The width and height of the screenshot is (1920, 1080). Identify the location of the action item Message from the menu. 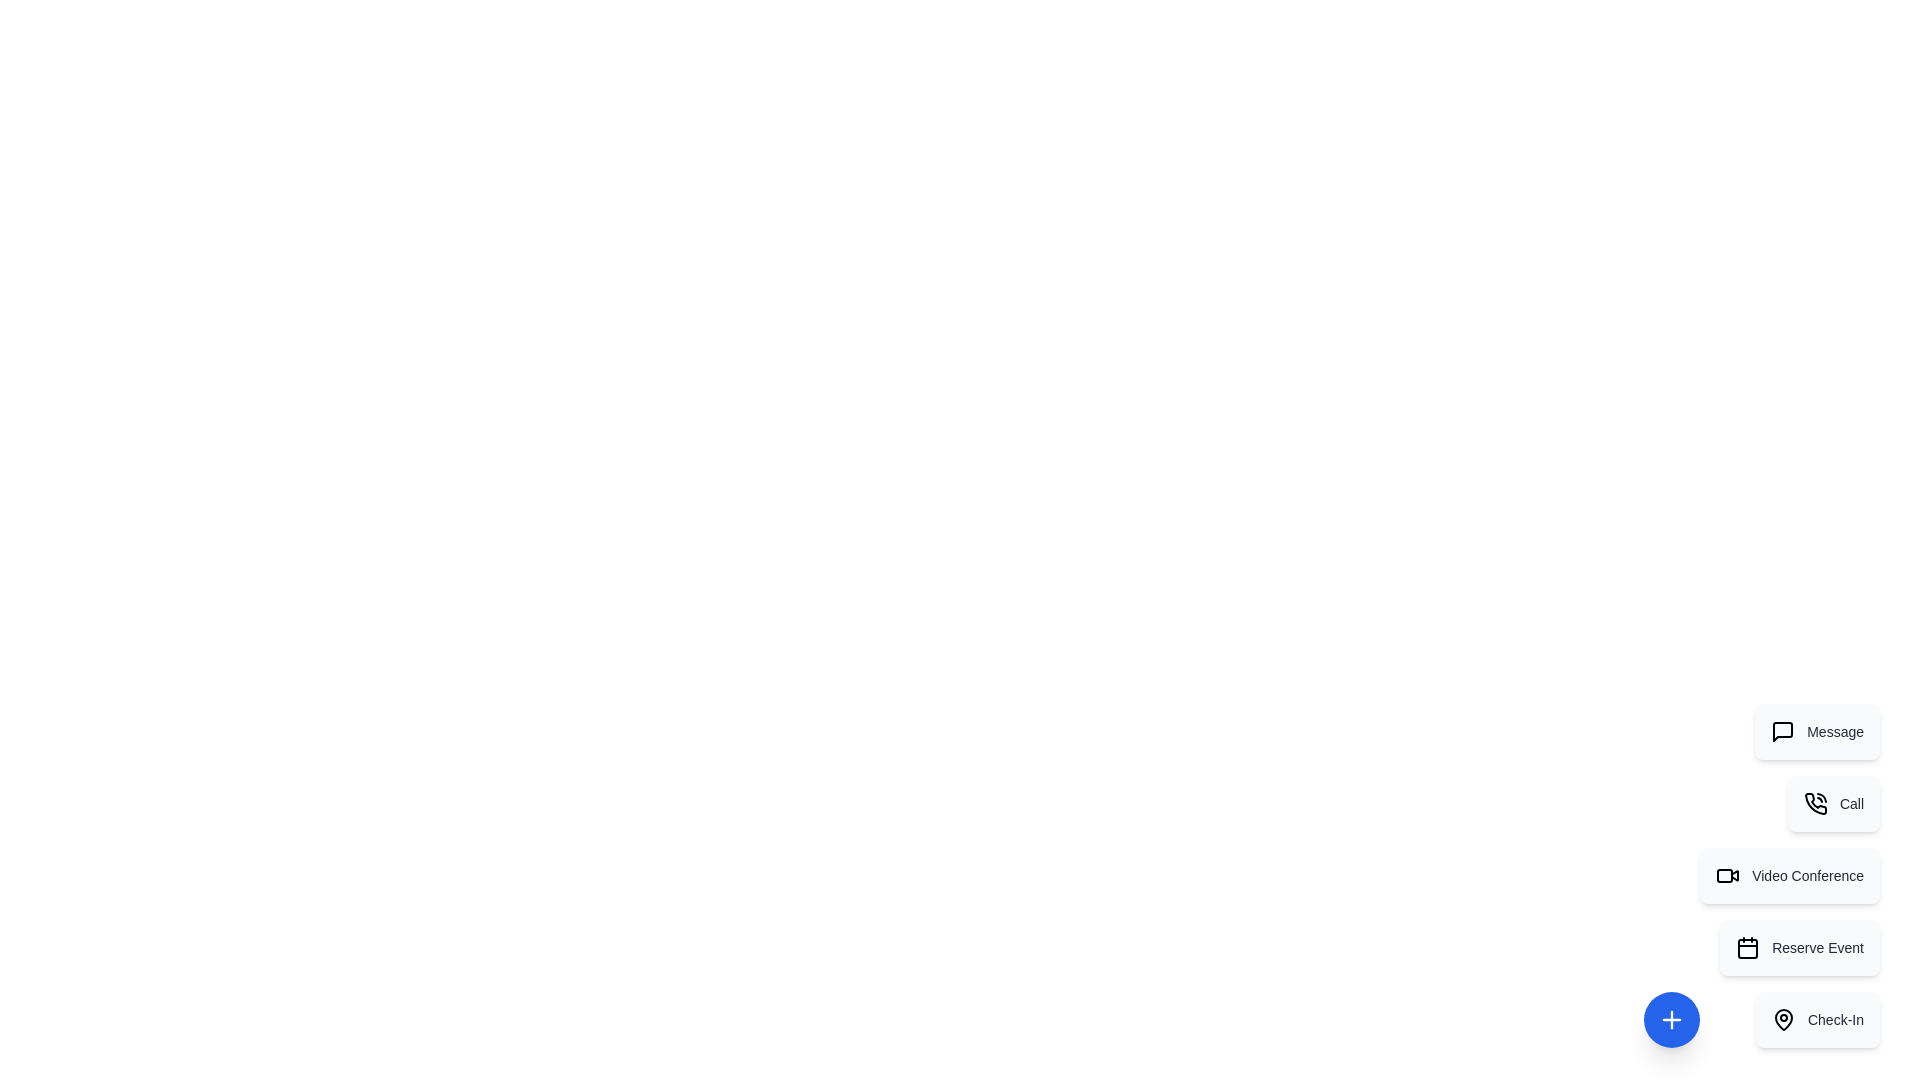
(1817, 732).